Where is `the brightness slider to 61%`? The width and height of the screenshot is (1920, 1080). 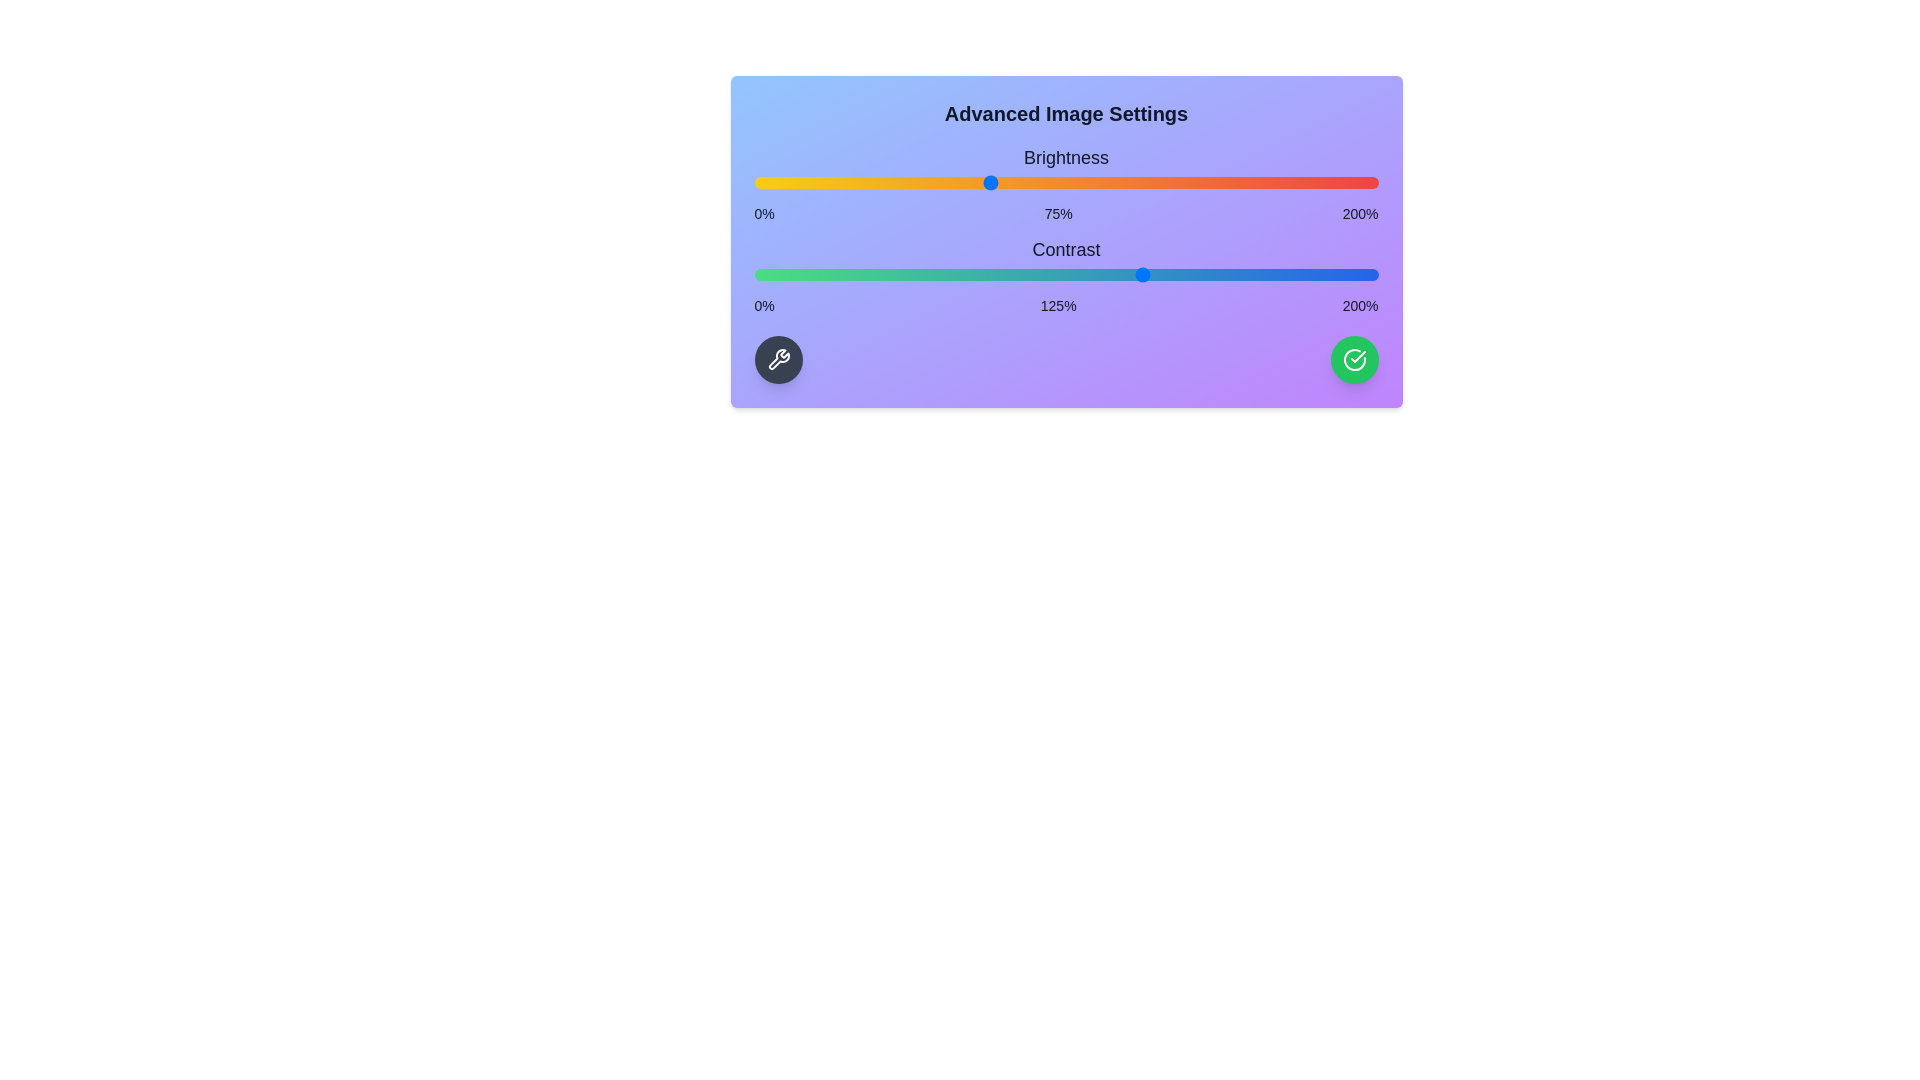 the brightness slider to 61% is located at coordinates (943, 182).